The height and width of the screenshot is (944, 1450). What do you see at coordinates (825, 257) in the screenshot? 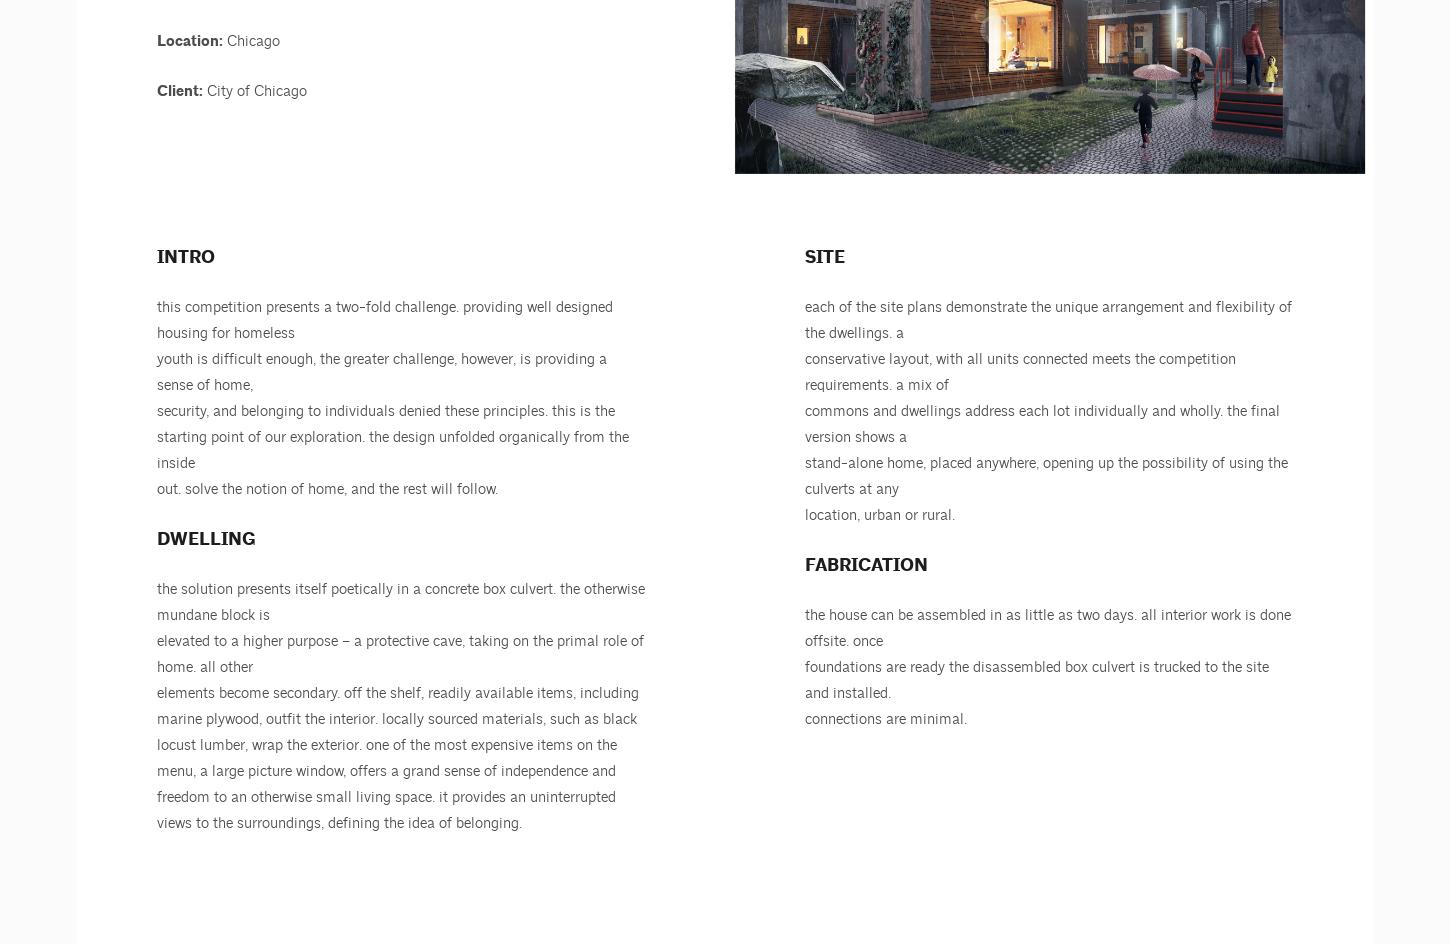
I see `'Site'` at bounding box center [825, 257].